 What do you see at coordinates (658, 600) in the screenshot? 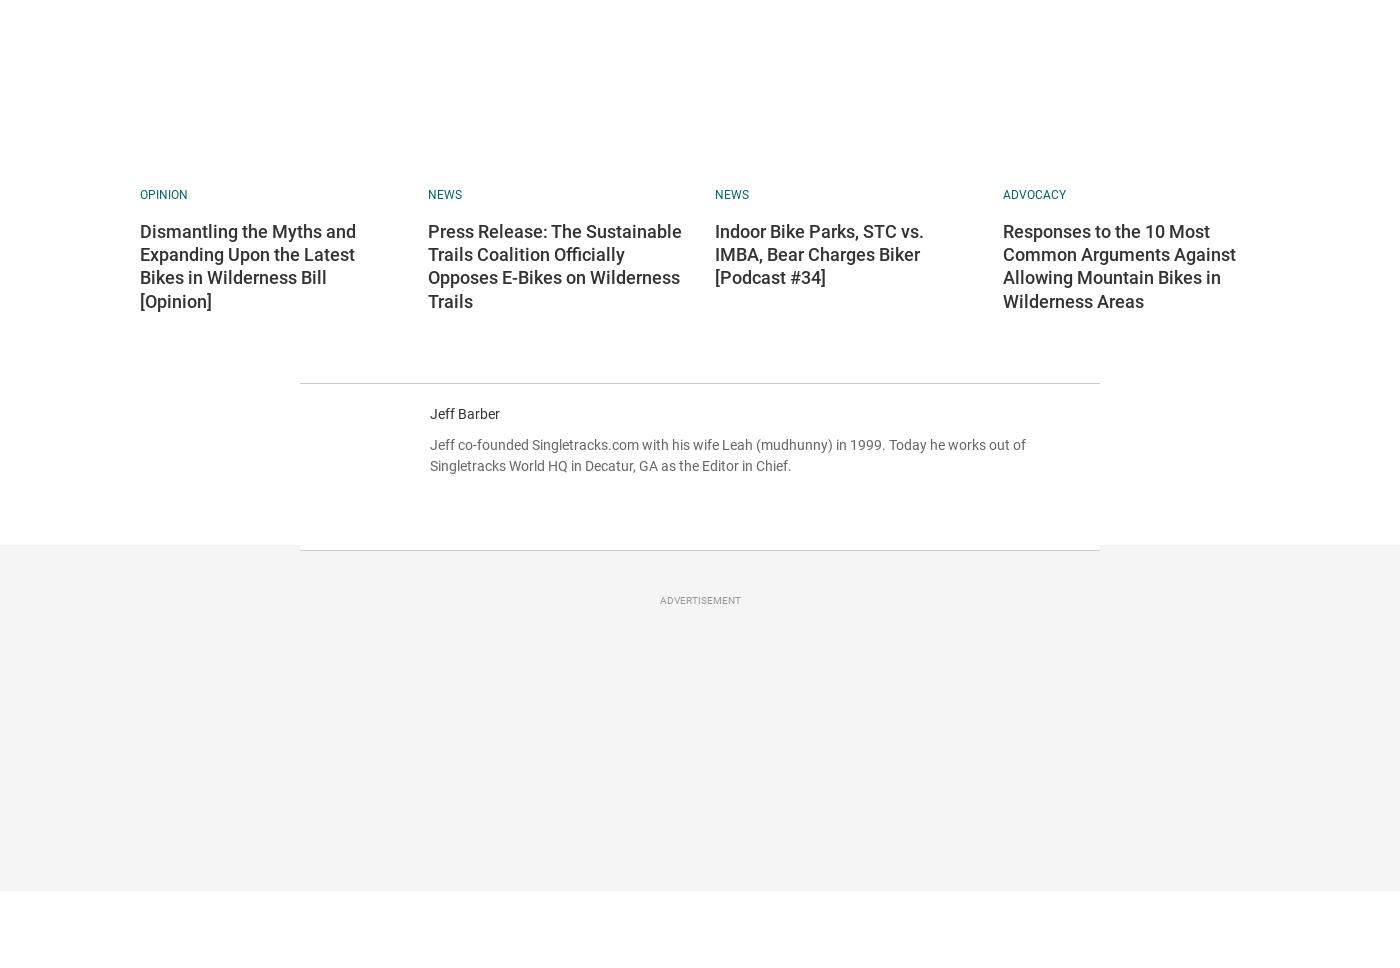
I see `'Advertisement'` at bounding box center [658, 600].